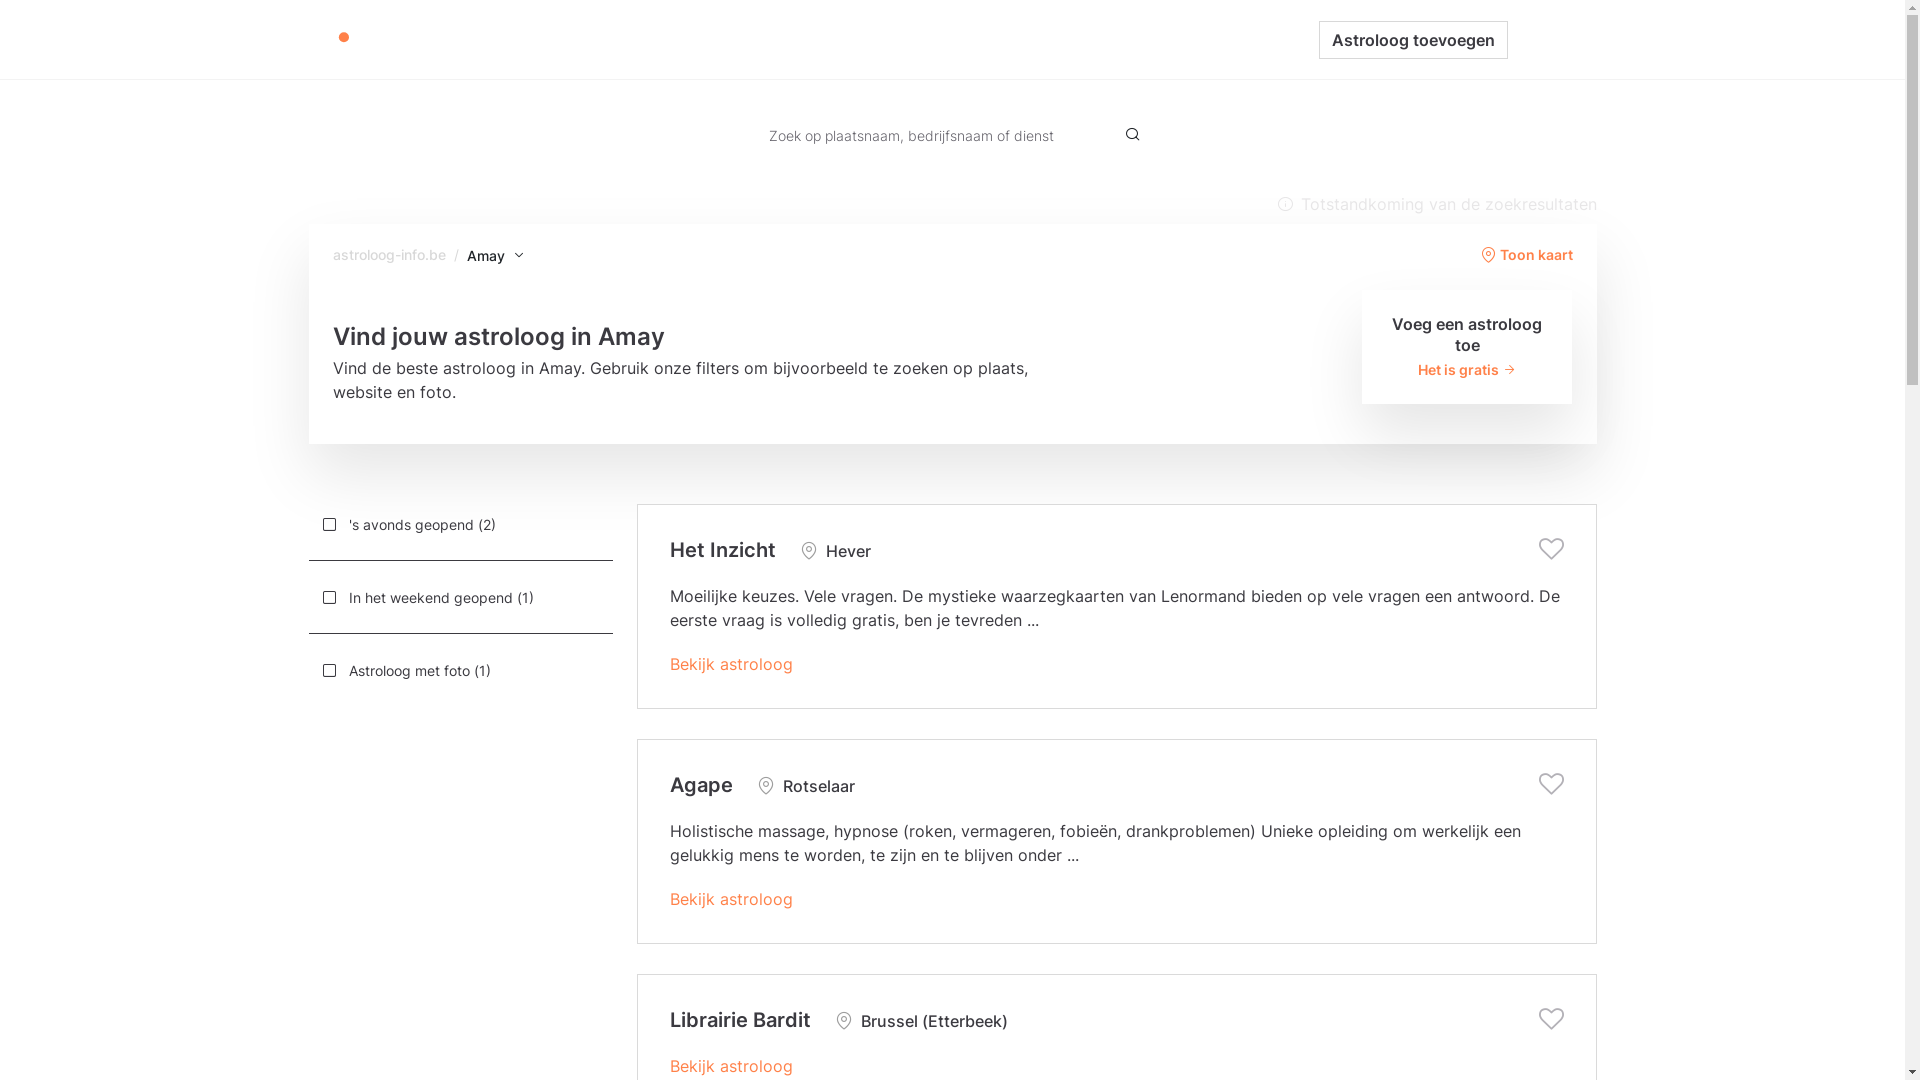 This screenshot has width=1920, height=1080. Describe the element at coordinates (1467, 369) in the screenshot. I see `'Het is gratis'` at that location.